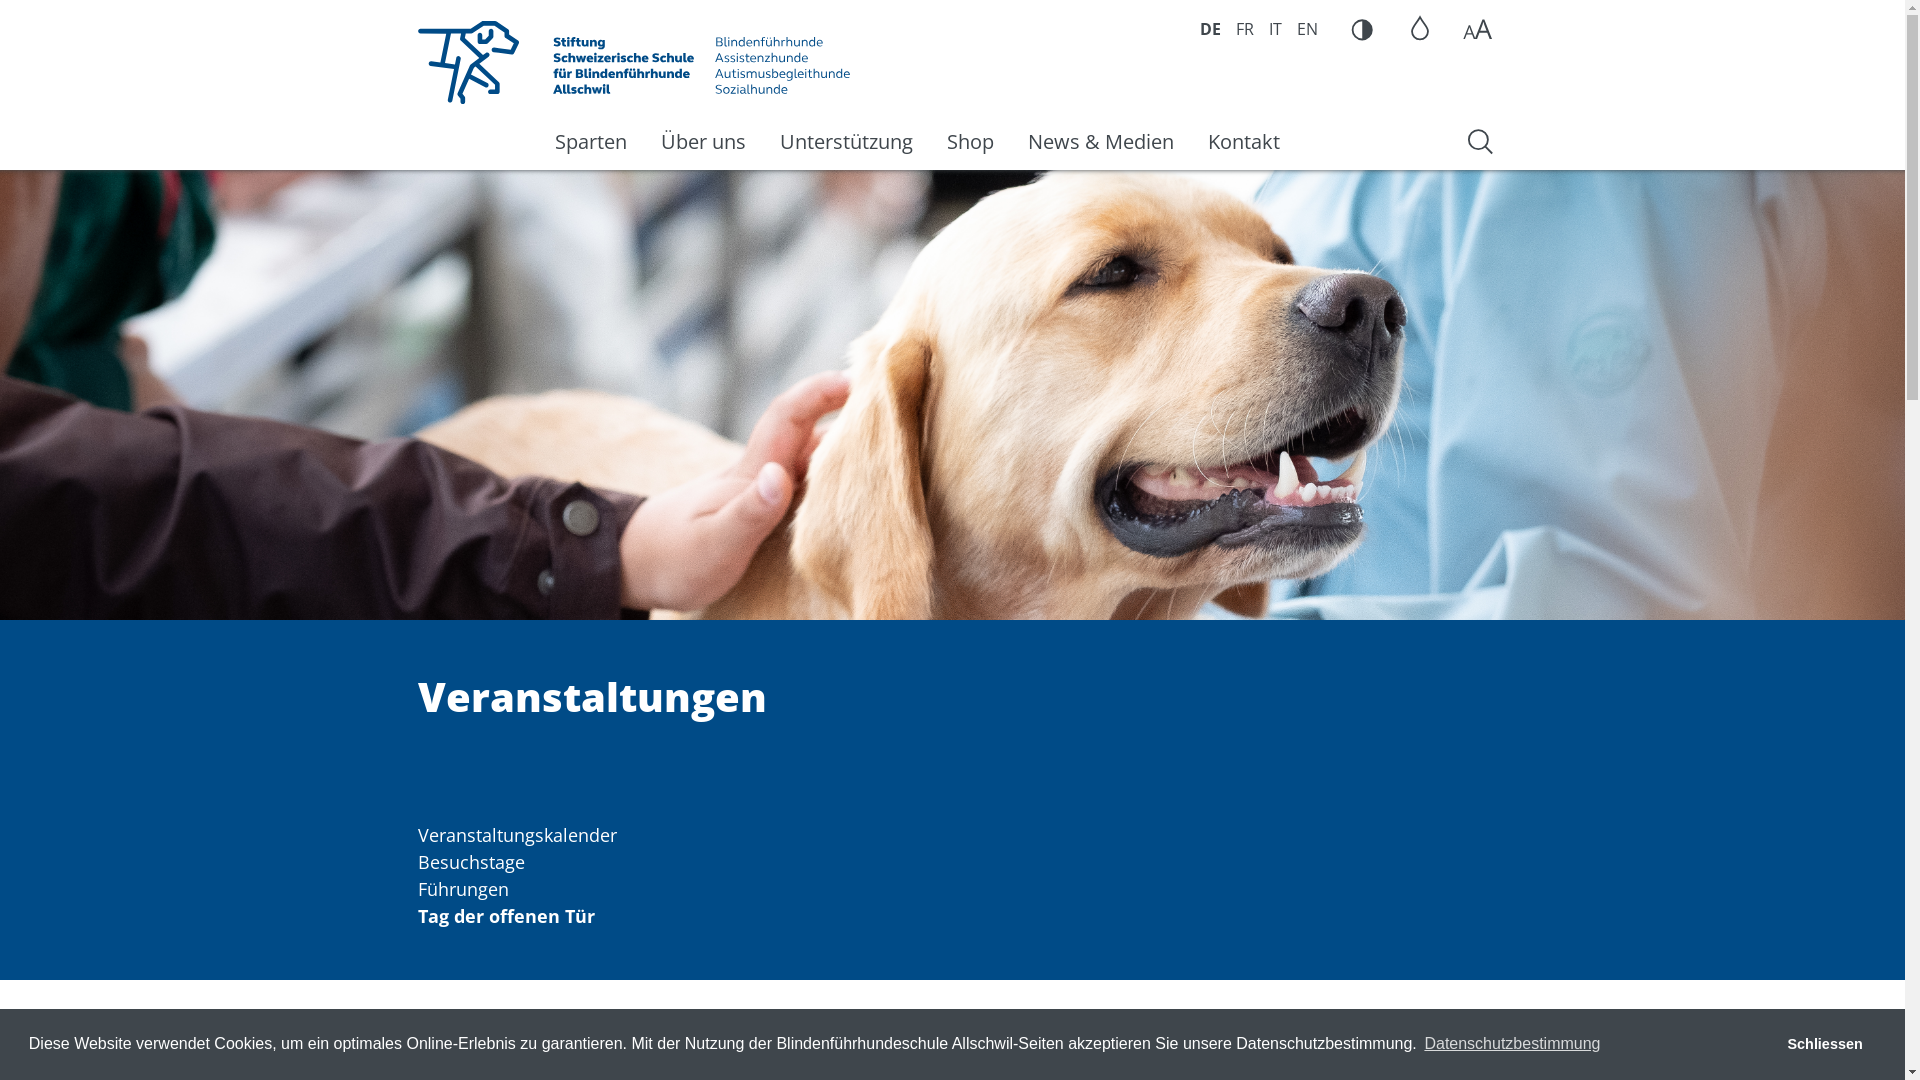 The image size is (1920, 1080). I want to click on 'IT', so click(1274, 29).